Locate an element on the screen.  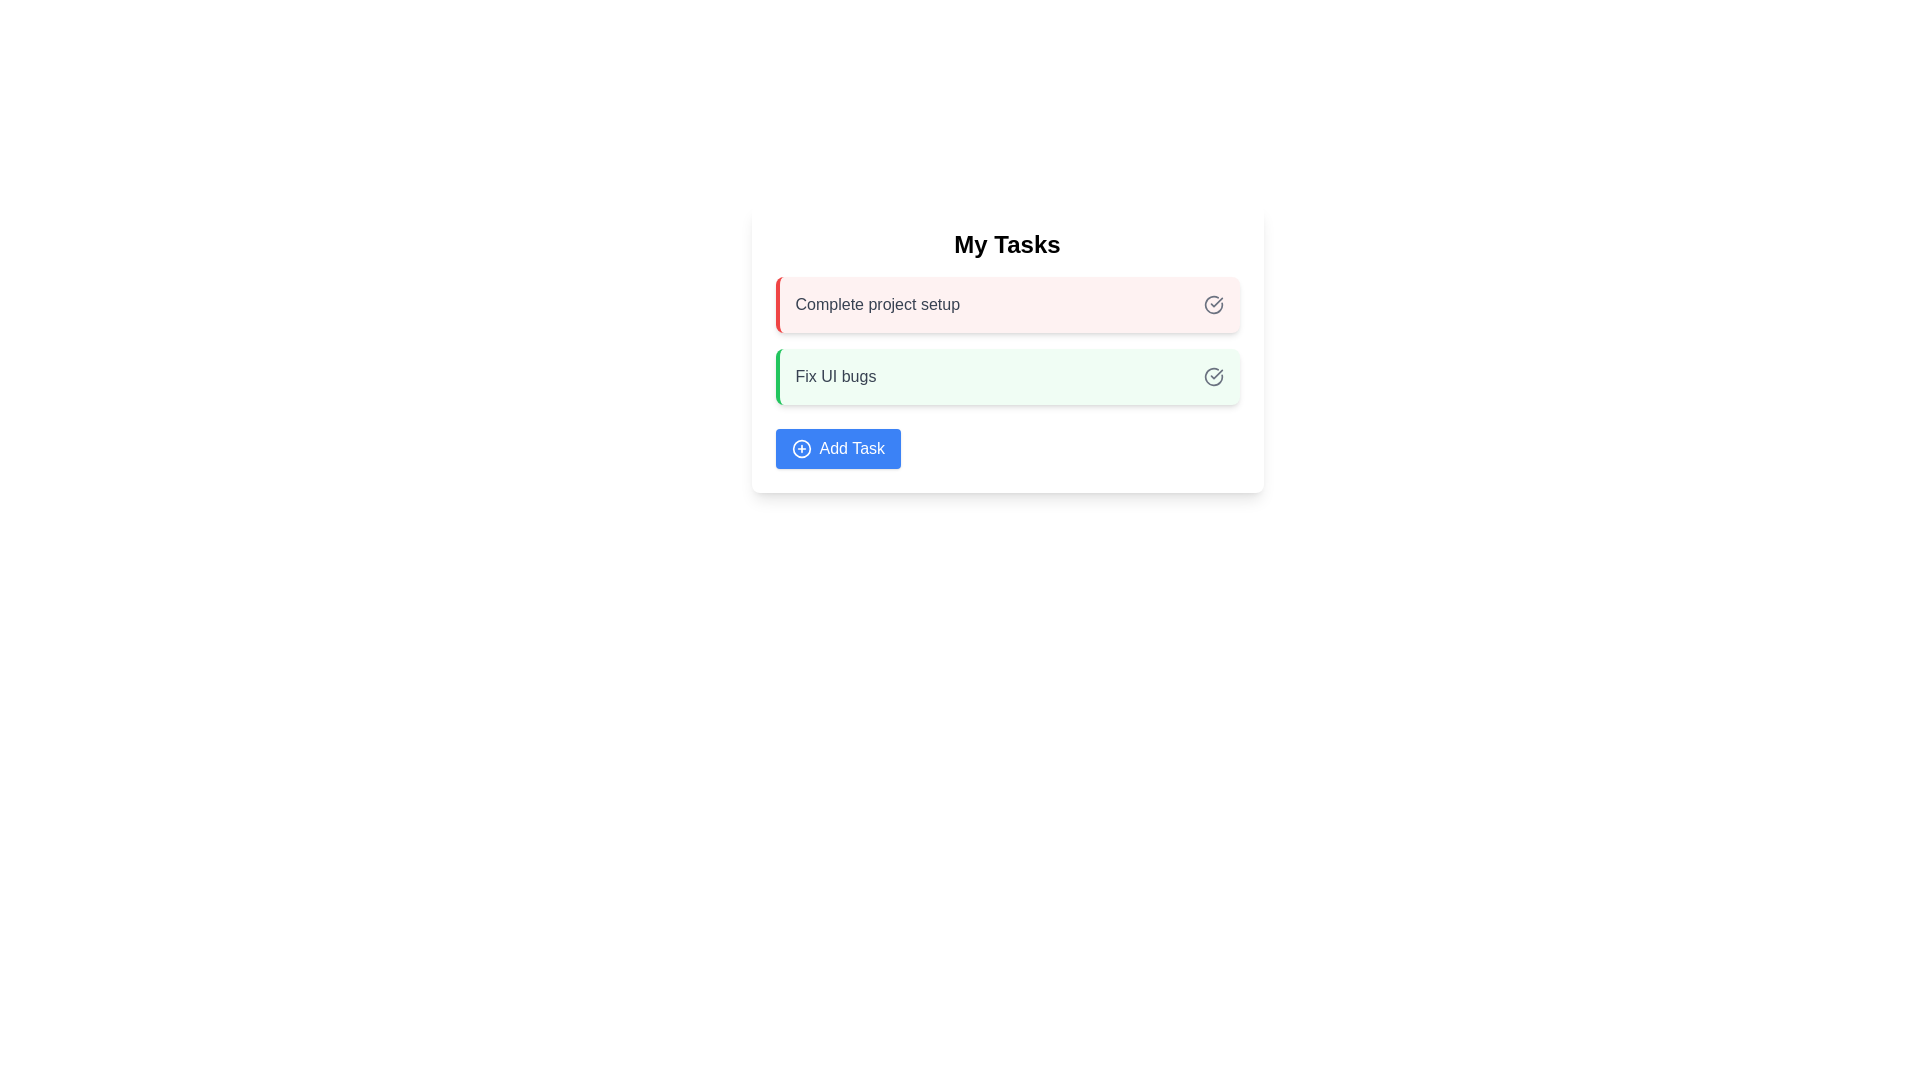
the 'Add Task' button to add a new task is located at coordinates (838, 447).